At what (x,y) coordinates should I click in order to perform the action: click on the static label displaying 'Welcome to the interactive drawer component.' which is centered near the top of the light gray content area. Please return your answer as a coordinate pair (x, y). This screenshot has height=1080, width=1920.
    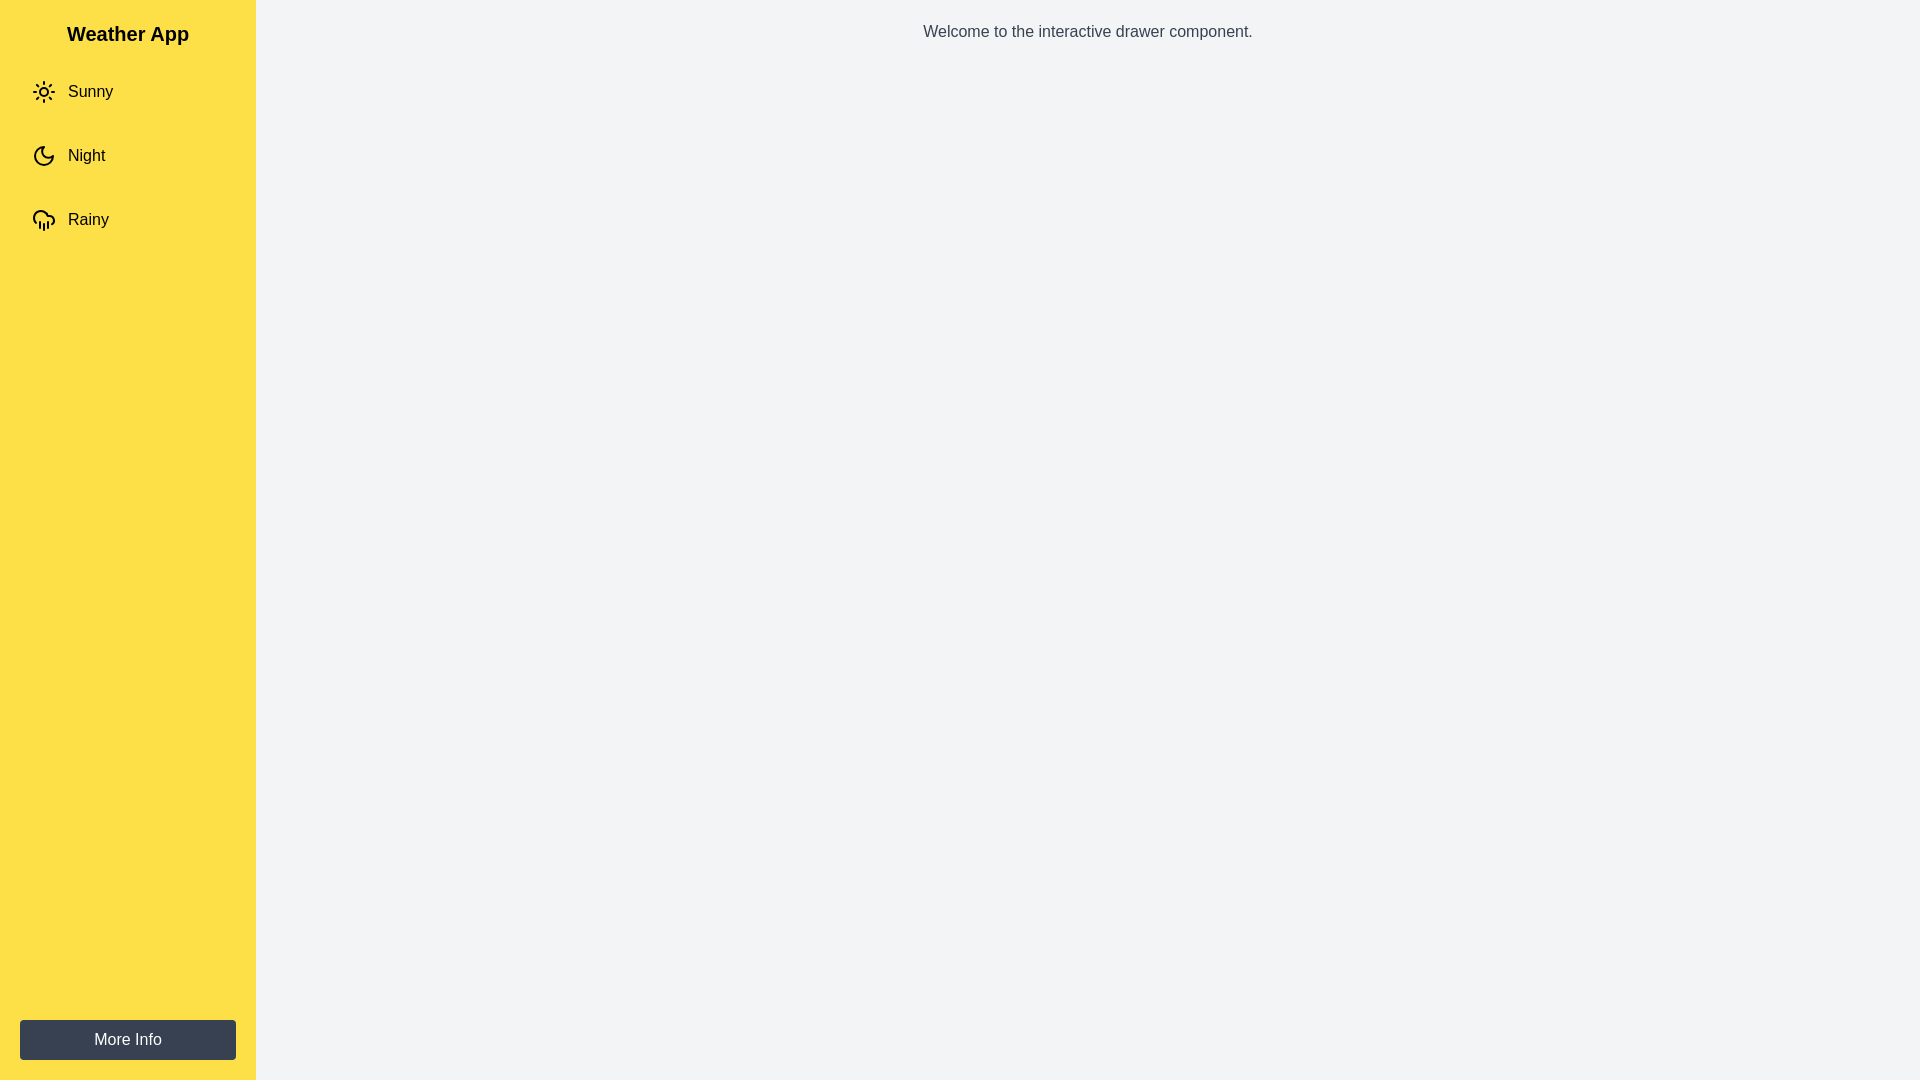
    Looking at the image, I should click on (1087, 31).